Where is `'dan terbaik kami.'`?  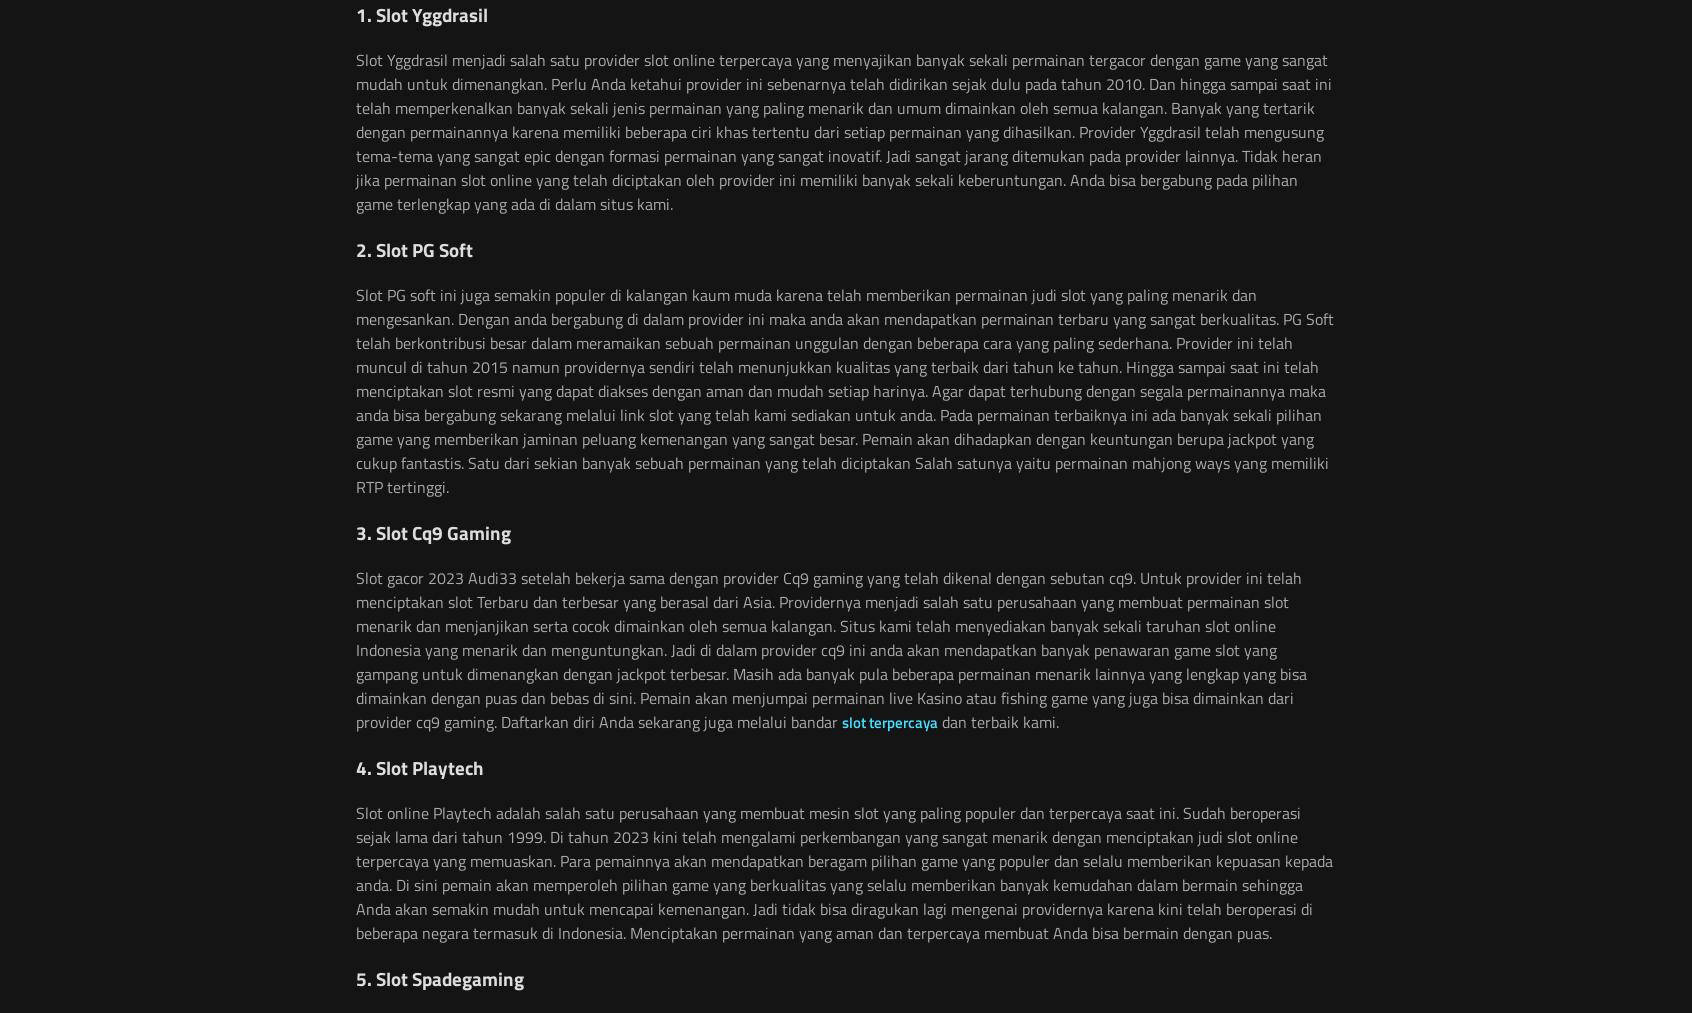 'dan terbaik kami.' is located at coordinates (997, 720).